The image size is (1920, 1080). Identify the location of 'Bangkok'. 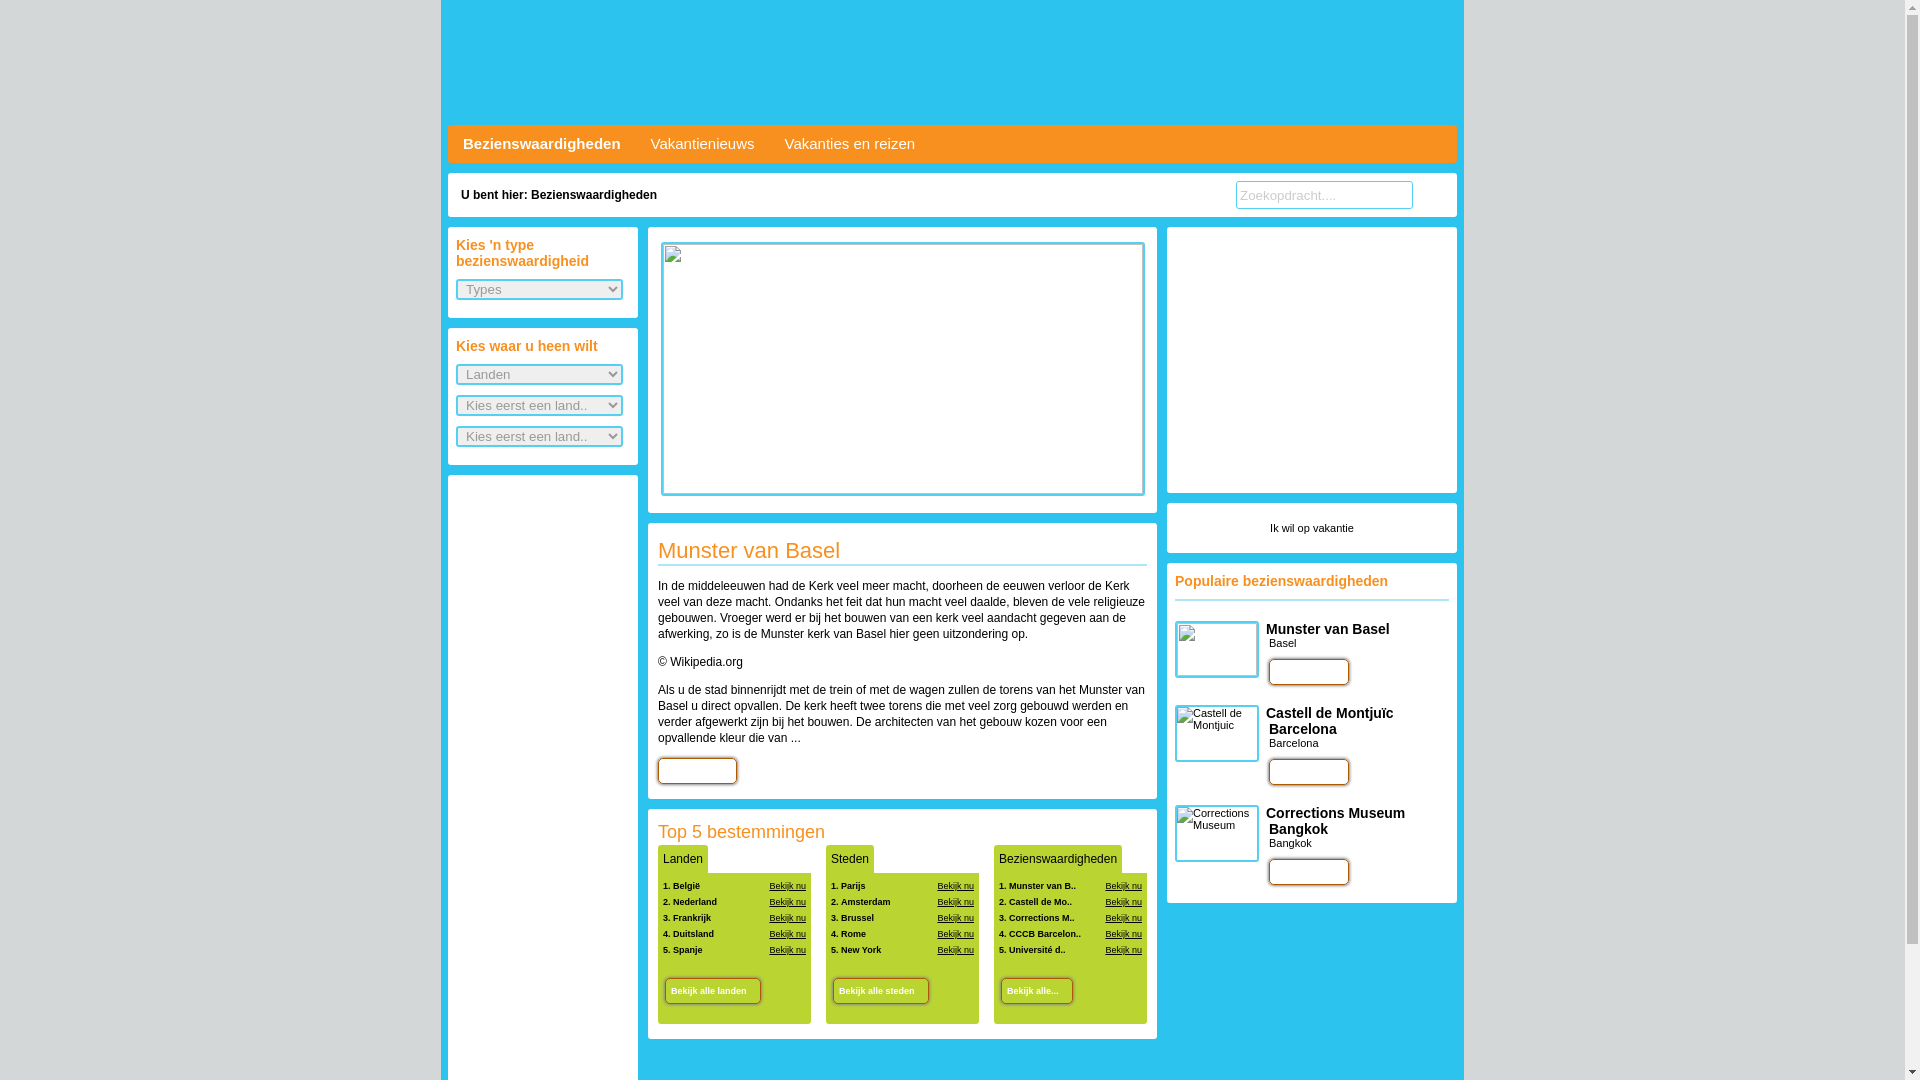
(1290, 843).